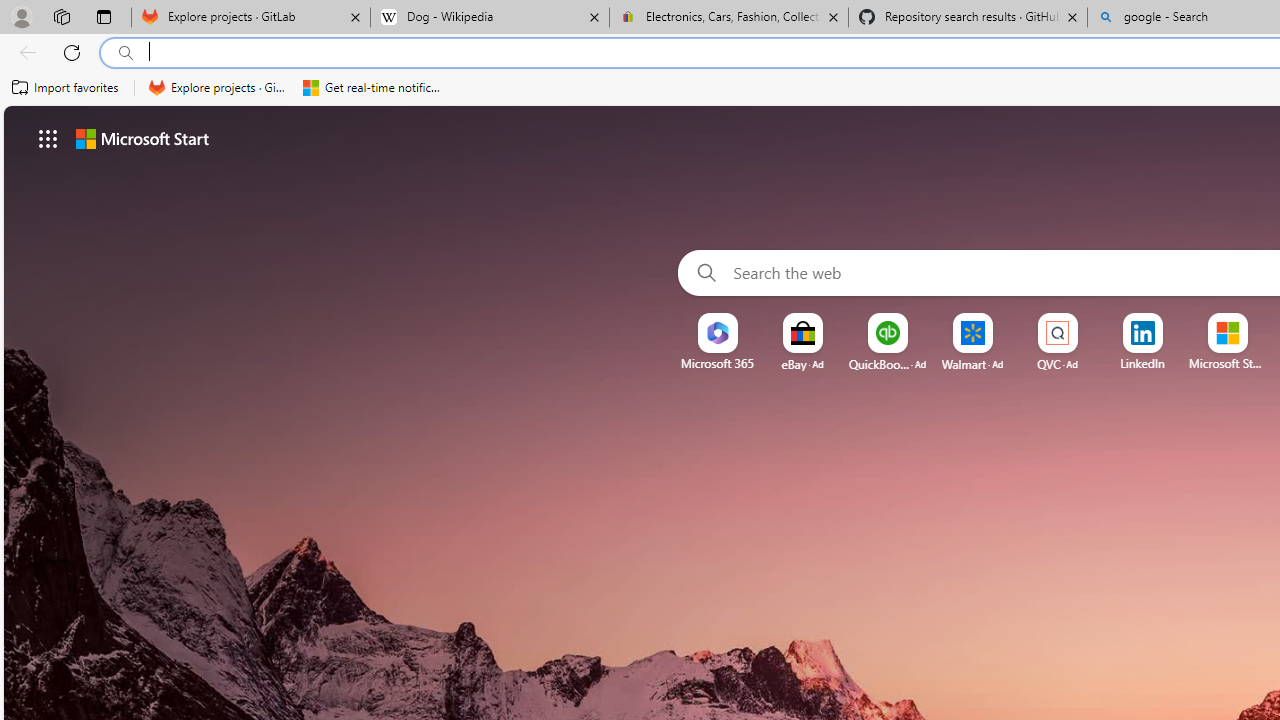 The height and width of the screenshot is (720, 1280). What do you see at coordinates (125, 52) in the screenshot?
I see `'Search icon'` at bounding box center [125, 52].